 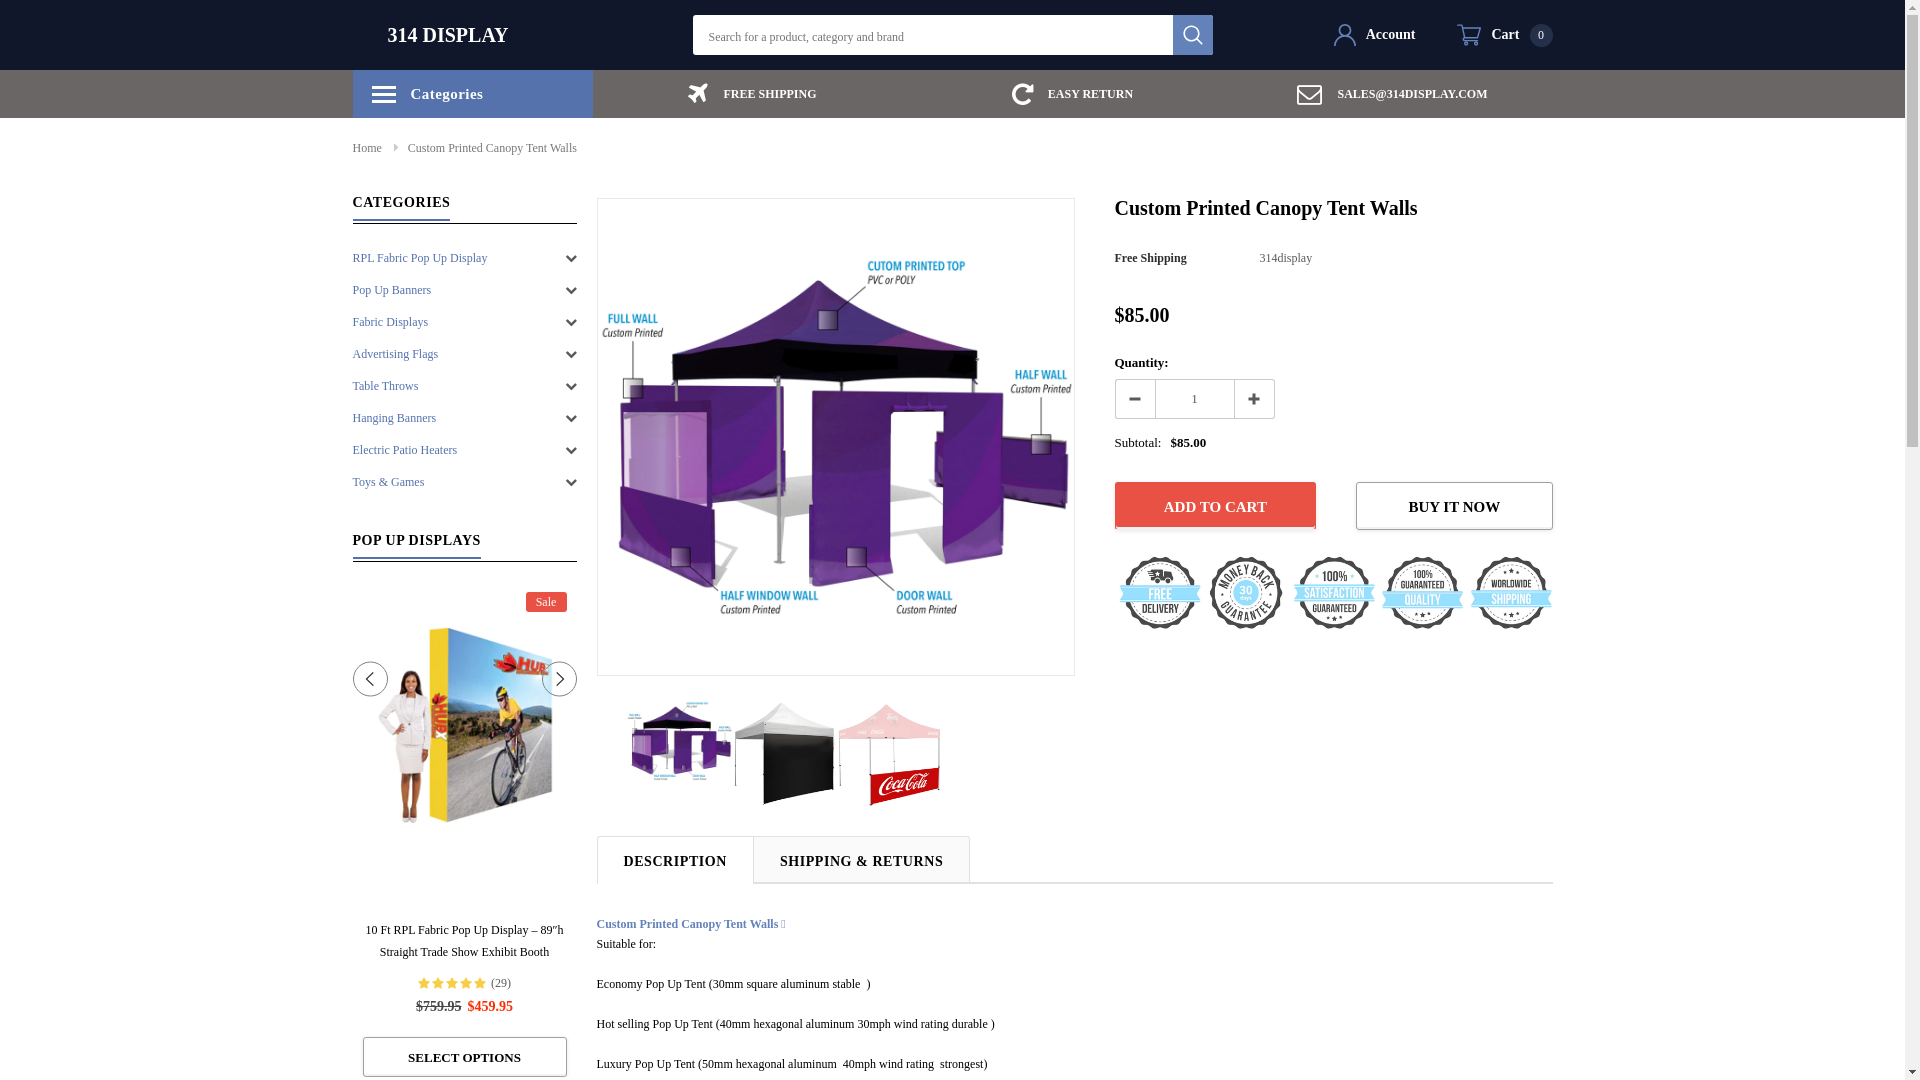 I want to click on 'Account', so click(x=1334, y=34).